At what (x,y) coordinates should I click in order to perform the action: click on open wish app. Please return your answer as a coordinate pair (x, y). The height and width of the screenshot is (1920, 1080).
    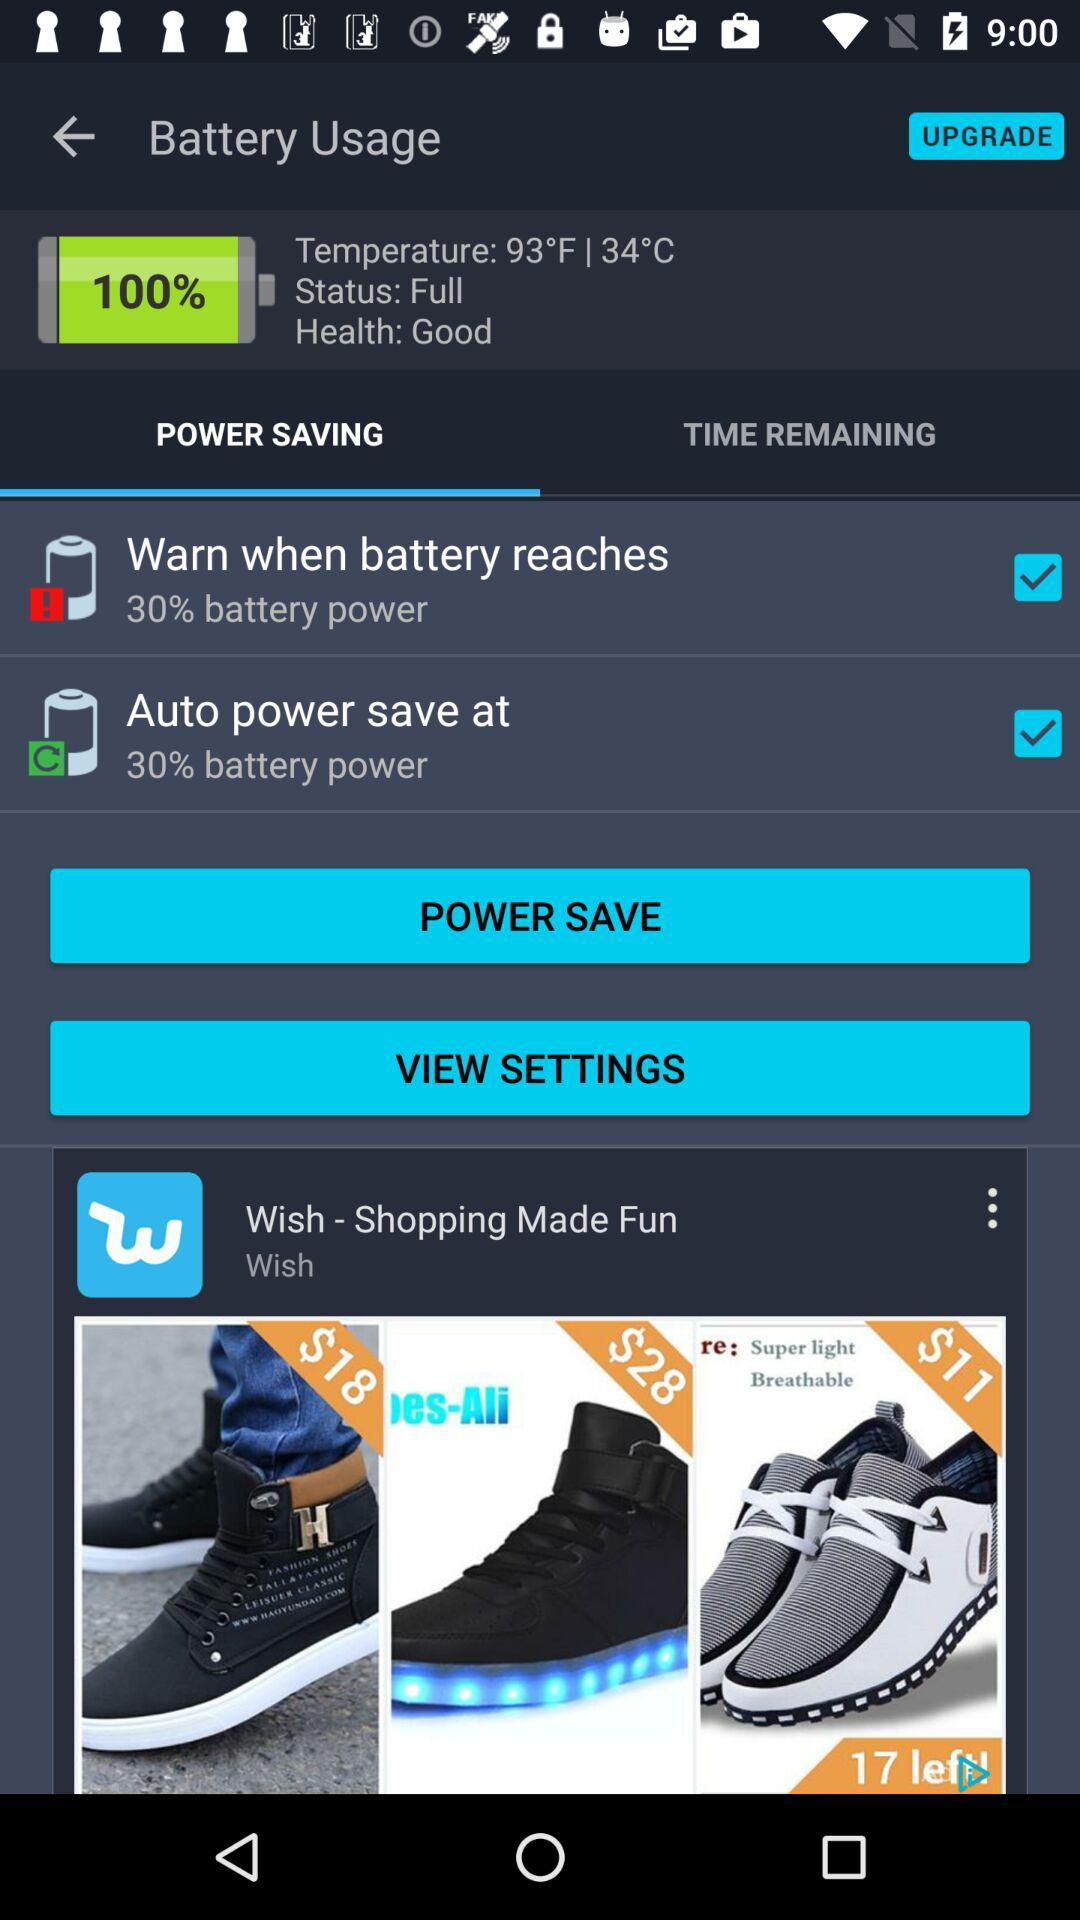
    Looking at the image, I should click on (138, 1233).